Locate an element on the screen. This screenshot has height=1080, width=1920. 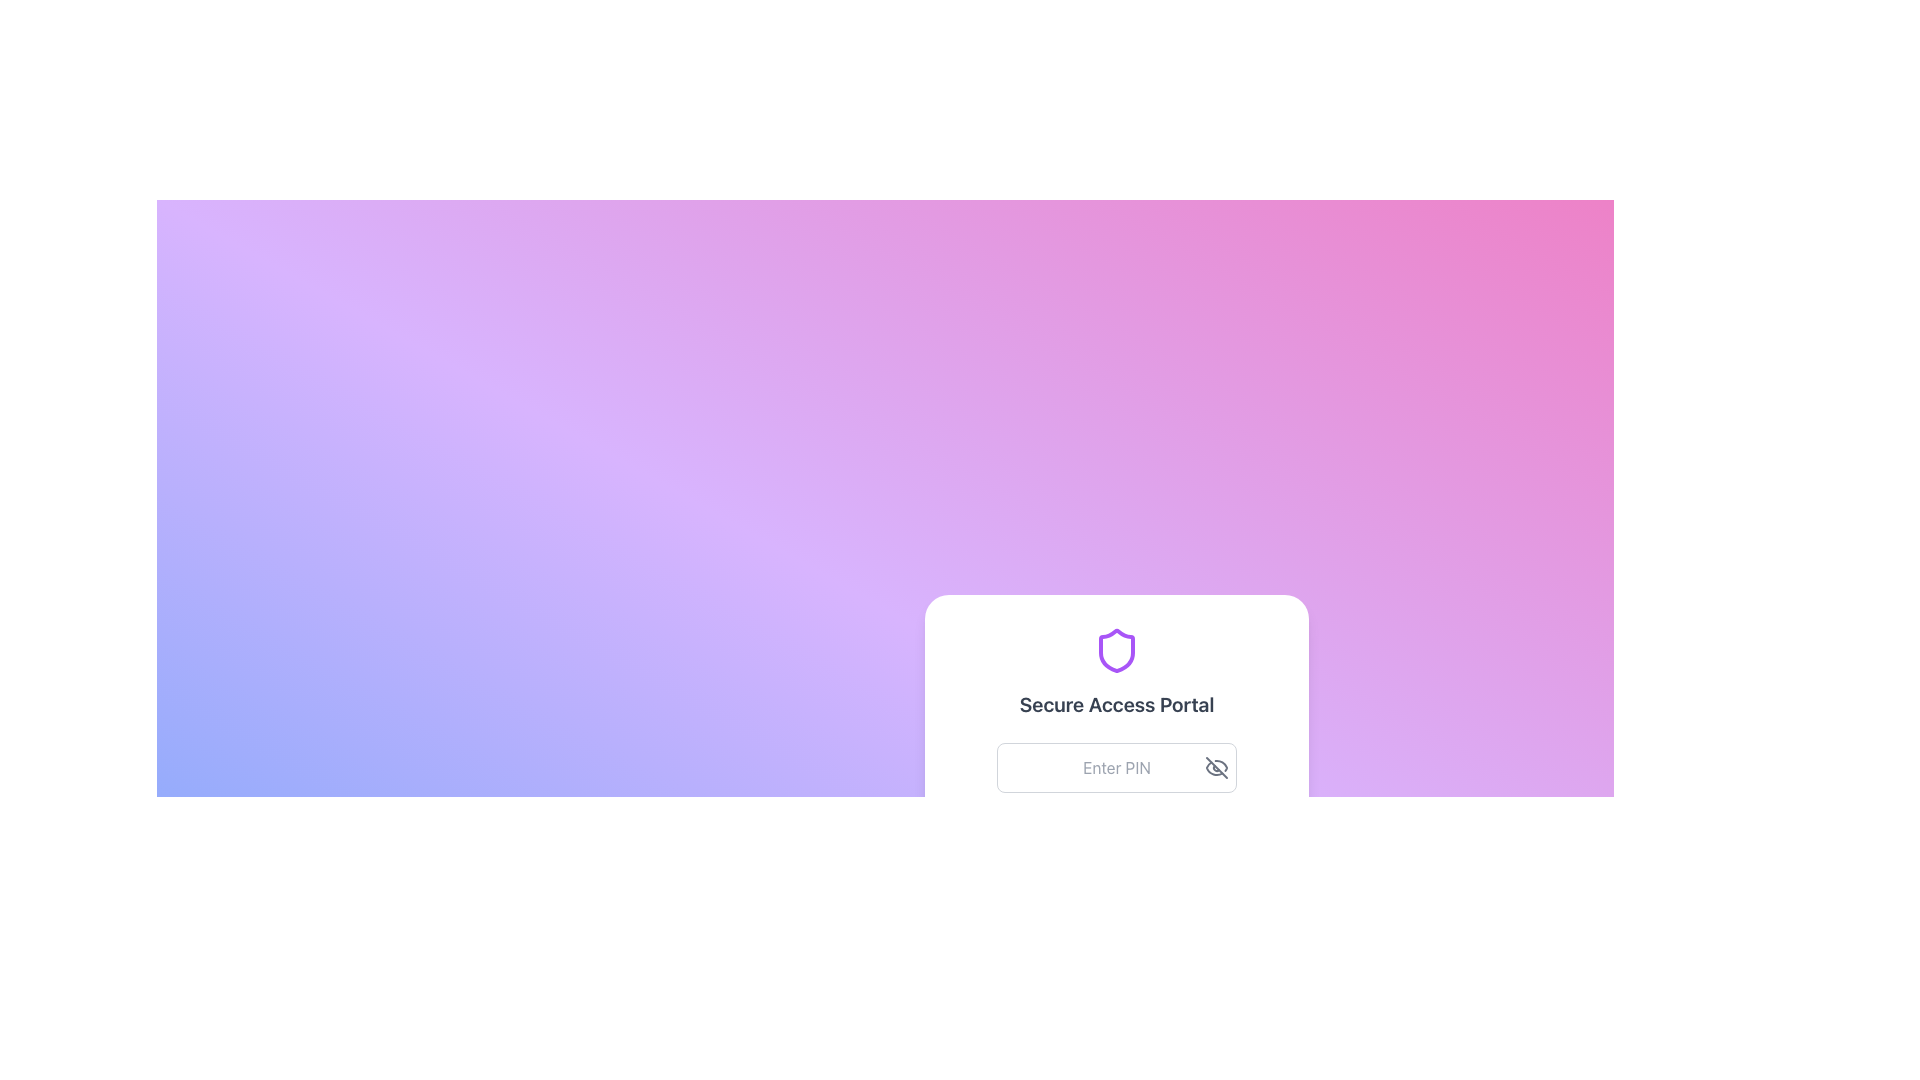
the 'eye-off' icon, which is an outlined graphic with a slash, located to the right of the 'Enter PIN' input field is located at coordinates (1216, 766).